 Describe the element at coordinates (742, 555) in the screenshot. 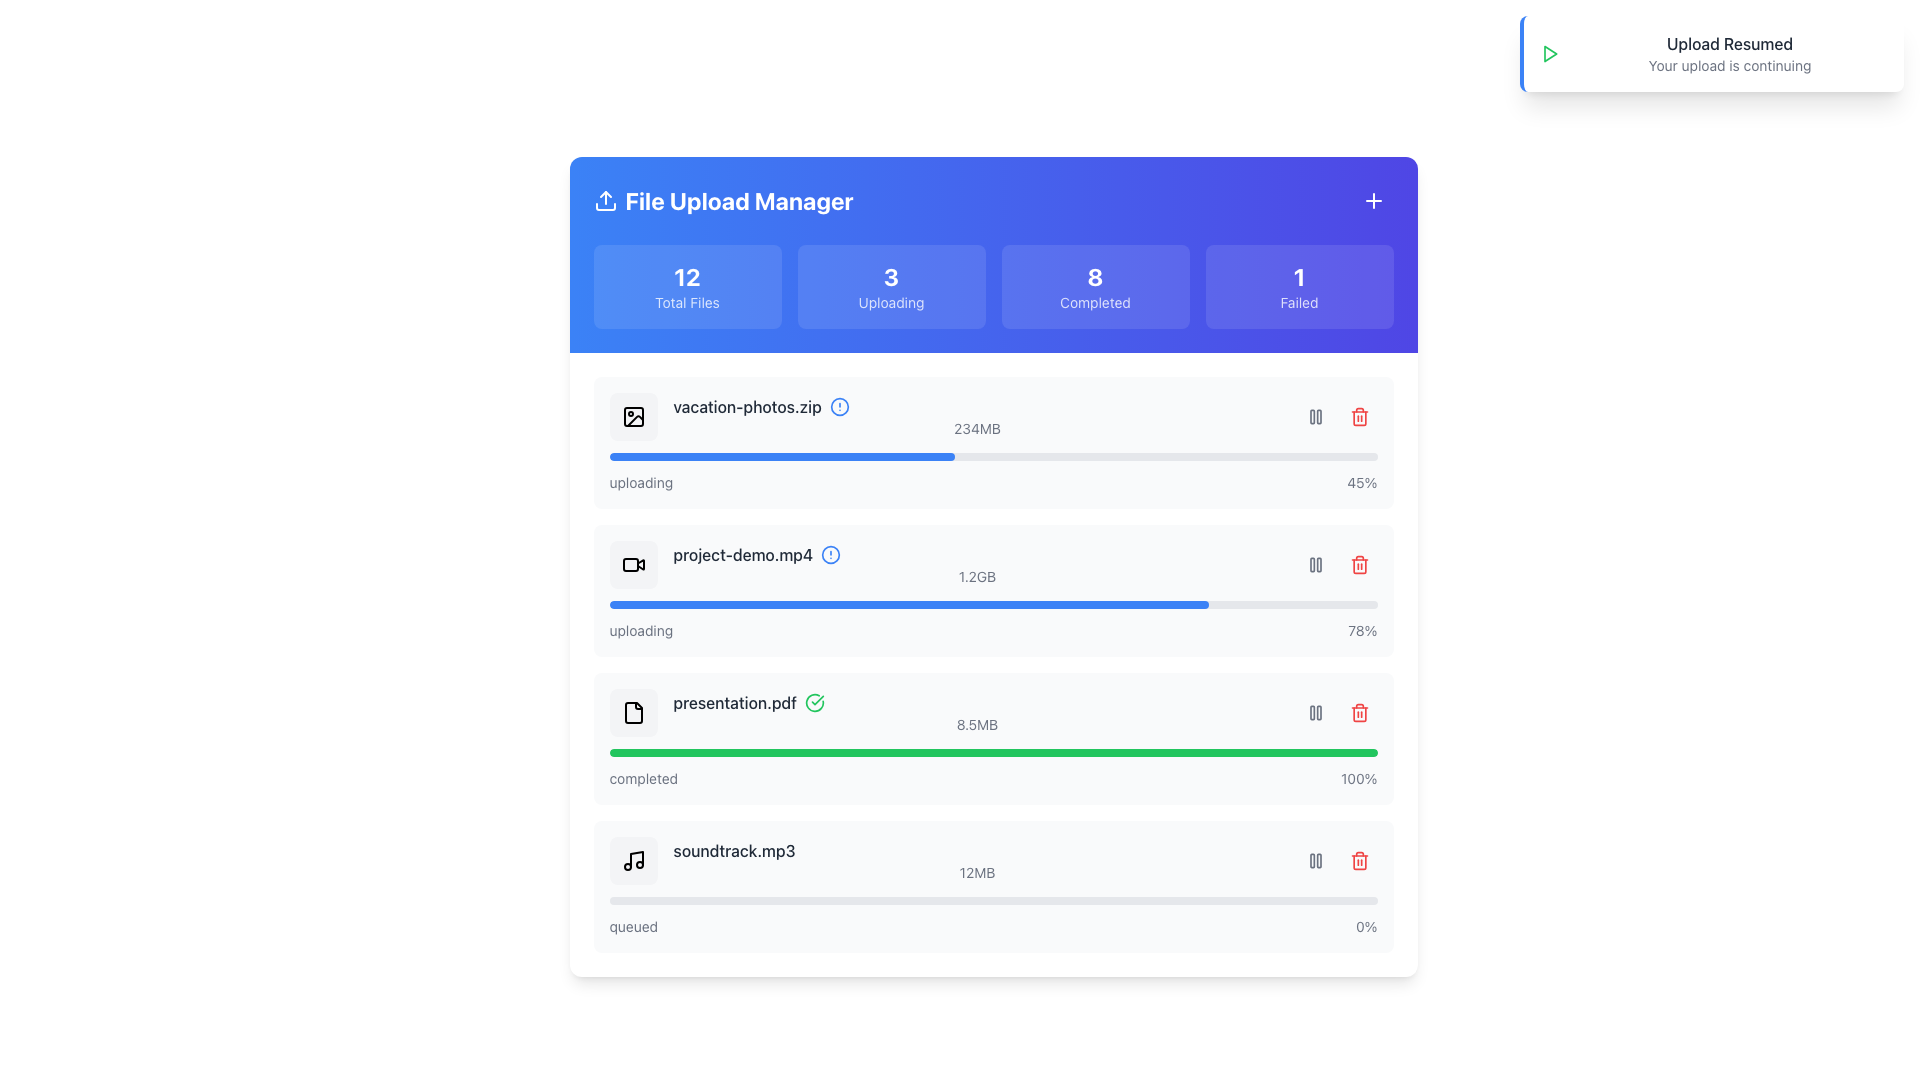

I see `the text label that displays the file name 'project-demo.mp4' located` at that location.